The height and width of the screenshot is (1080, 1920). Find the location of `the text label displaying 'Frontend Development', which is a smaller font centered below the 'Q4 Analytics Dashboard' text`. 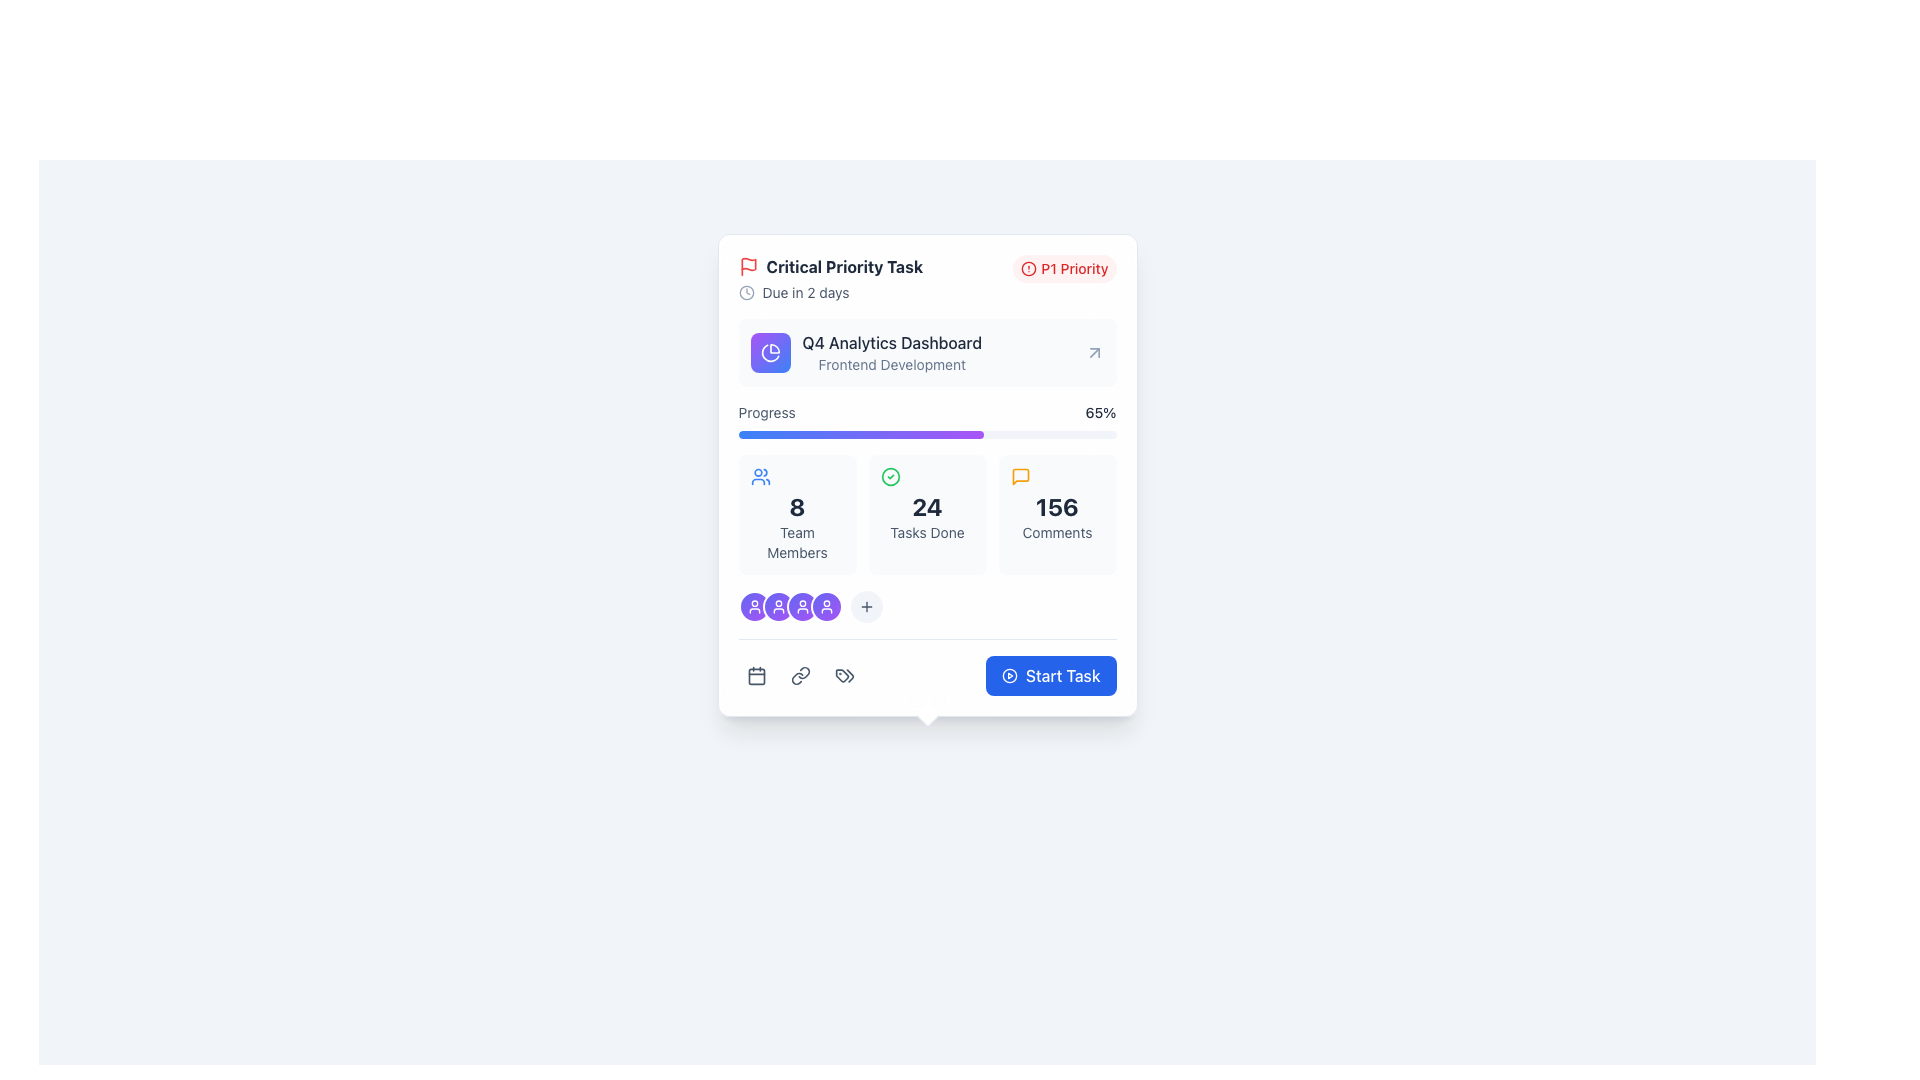

the text label displaying 'Frontend Development', which is a smaller font centered below the 'Q4 Analytics Dashboard' text is located at coordinates (891, 365).